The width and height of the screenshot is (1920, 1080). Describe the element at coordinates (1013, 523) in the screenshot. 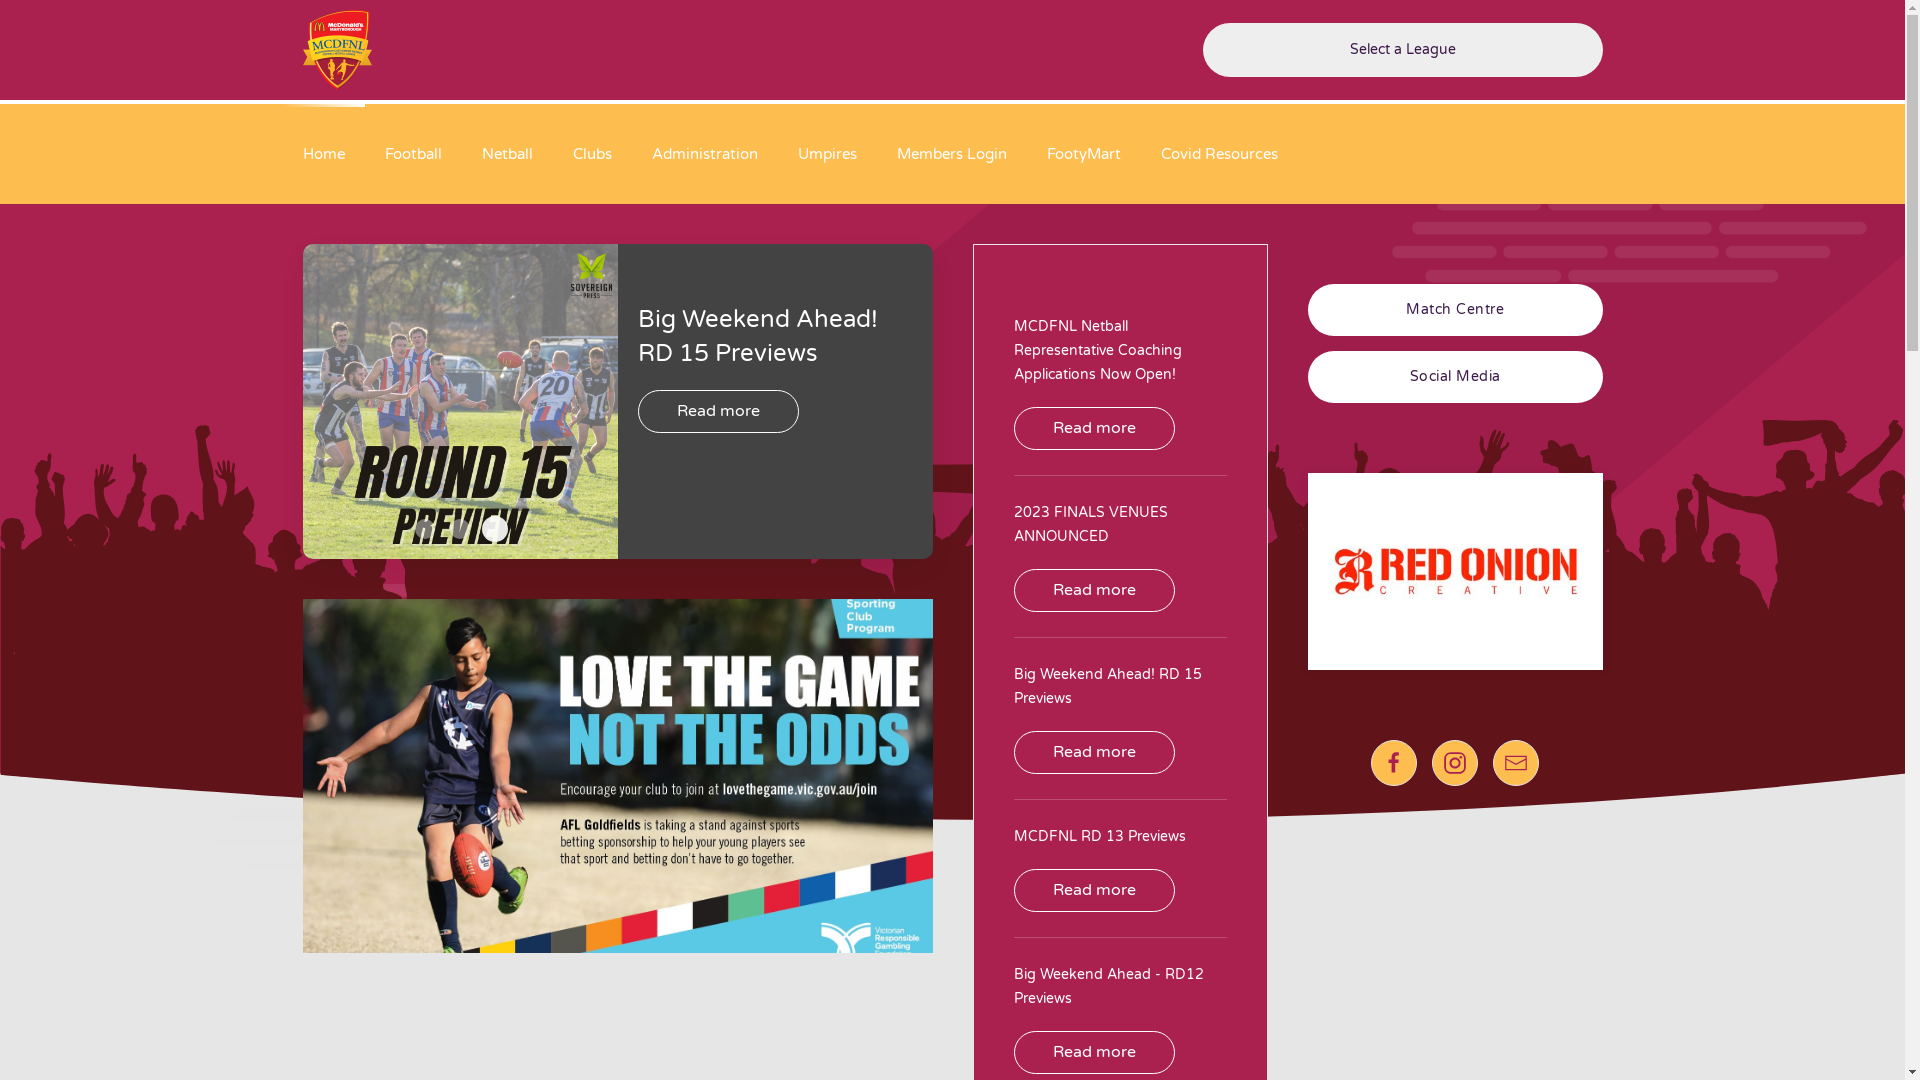

I see `'2023 FINALS VENUES ANNOUNCED'` at that location.